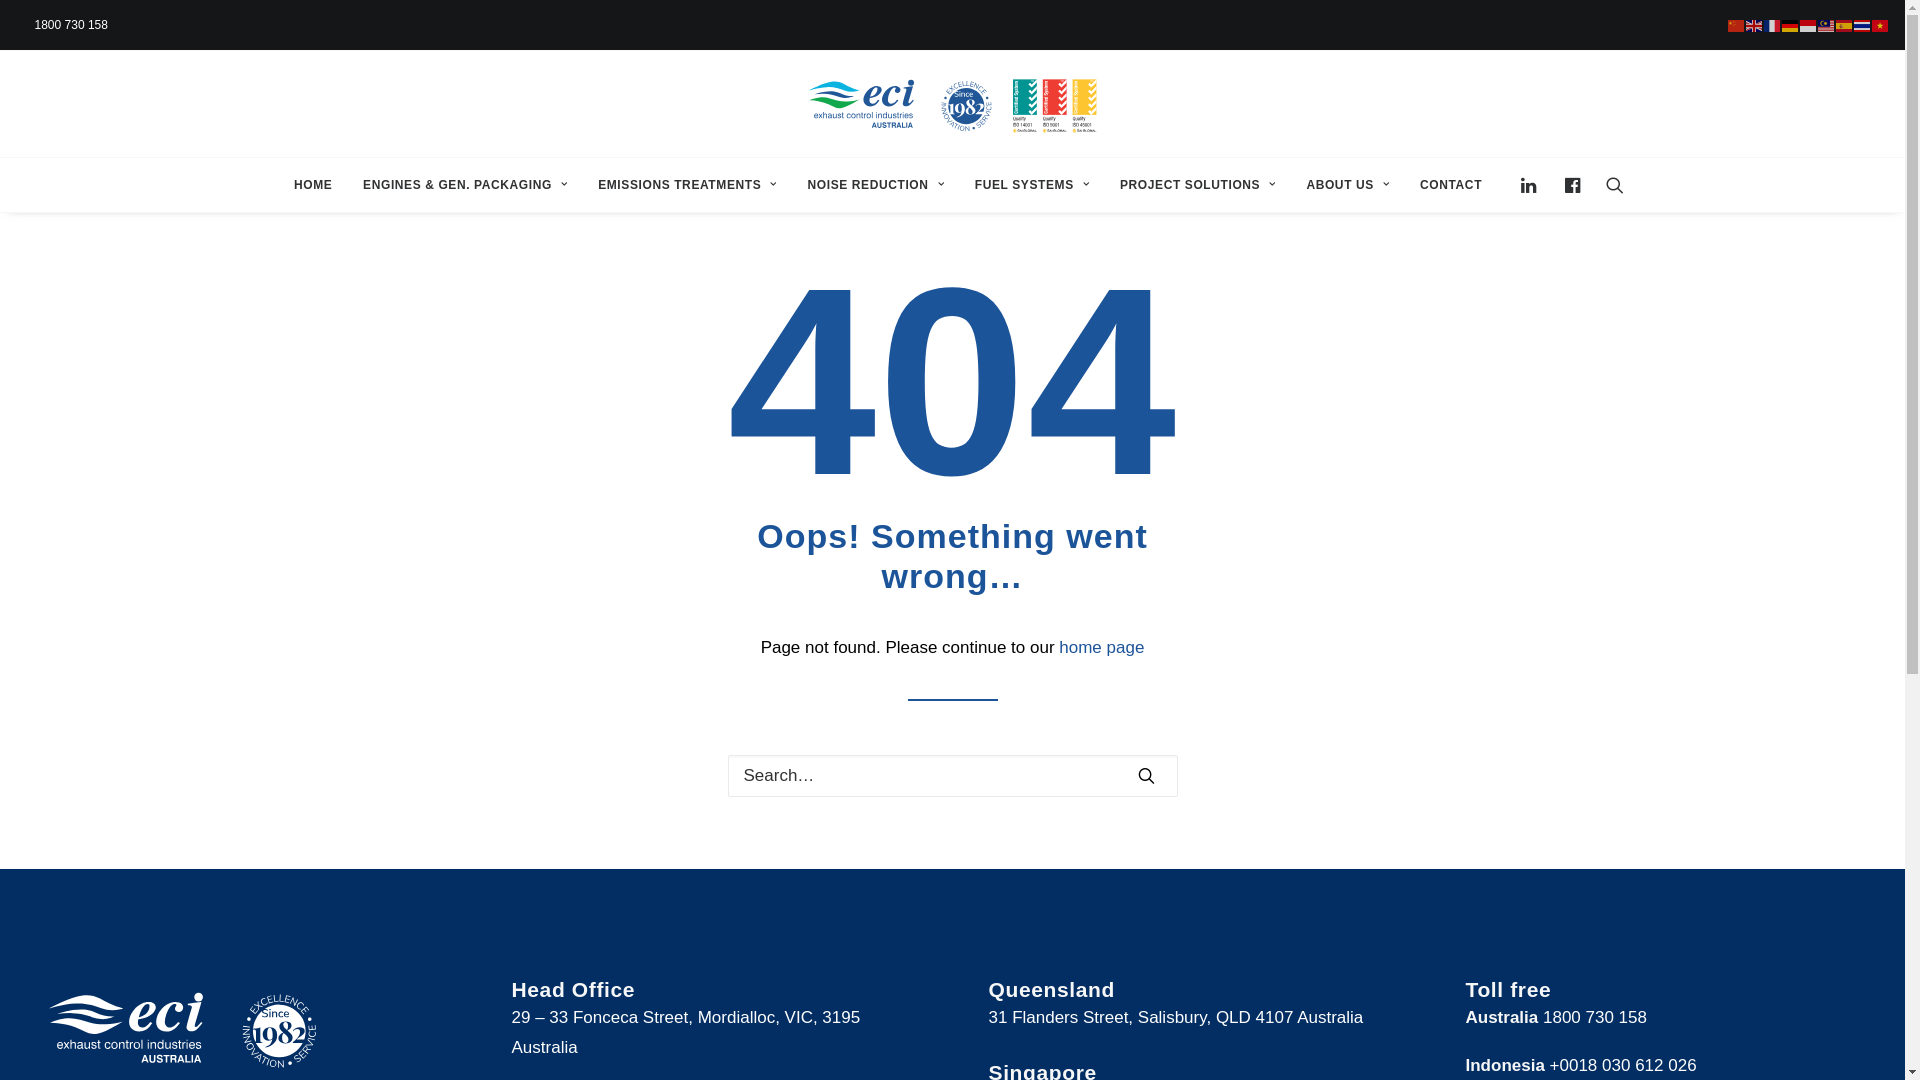 The width and height of the screenshot is (1920, 1080). I want to click on 'Bahasa Melayu', so click(1827, 24).